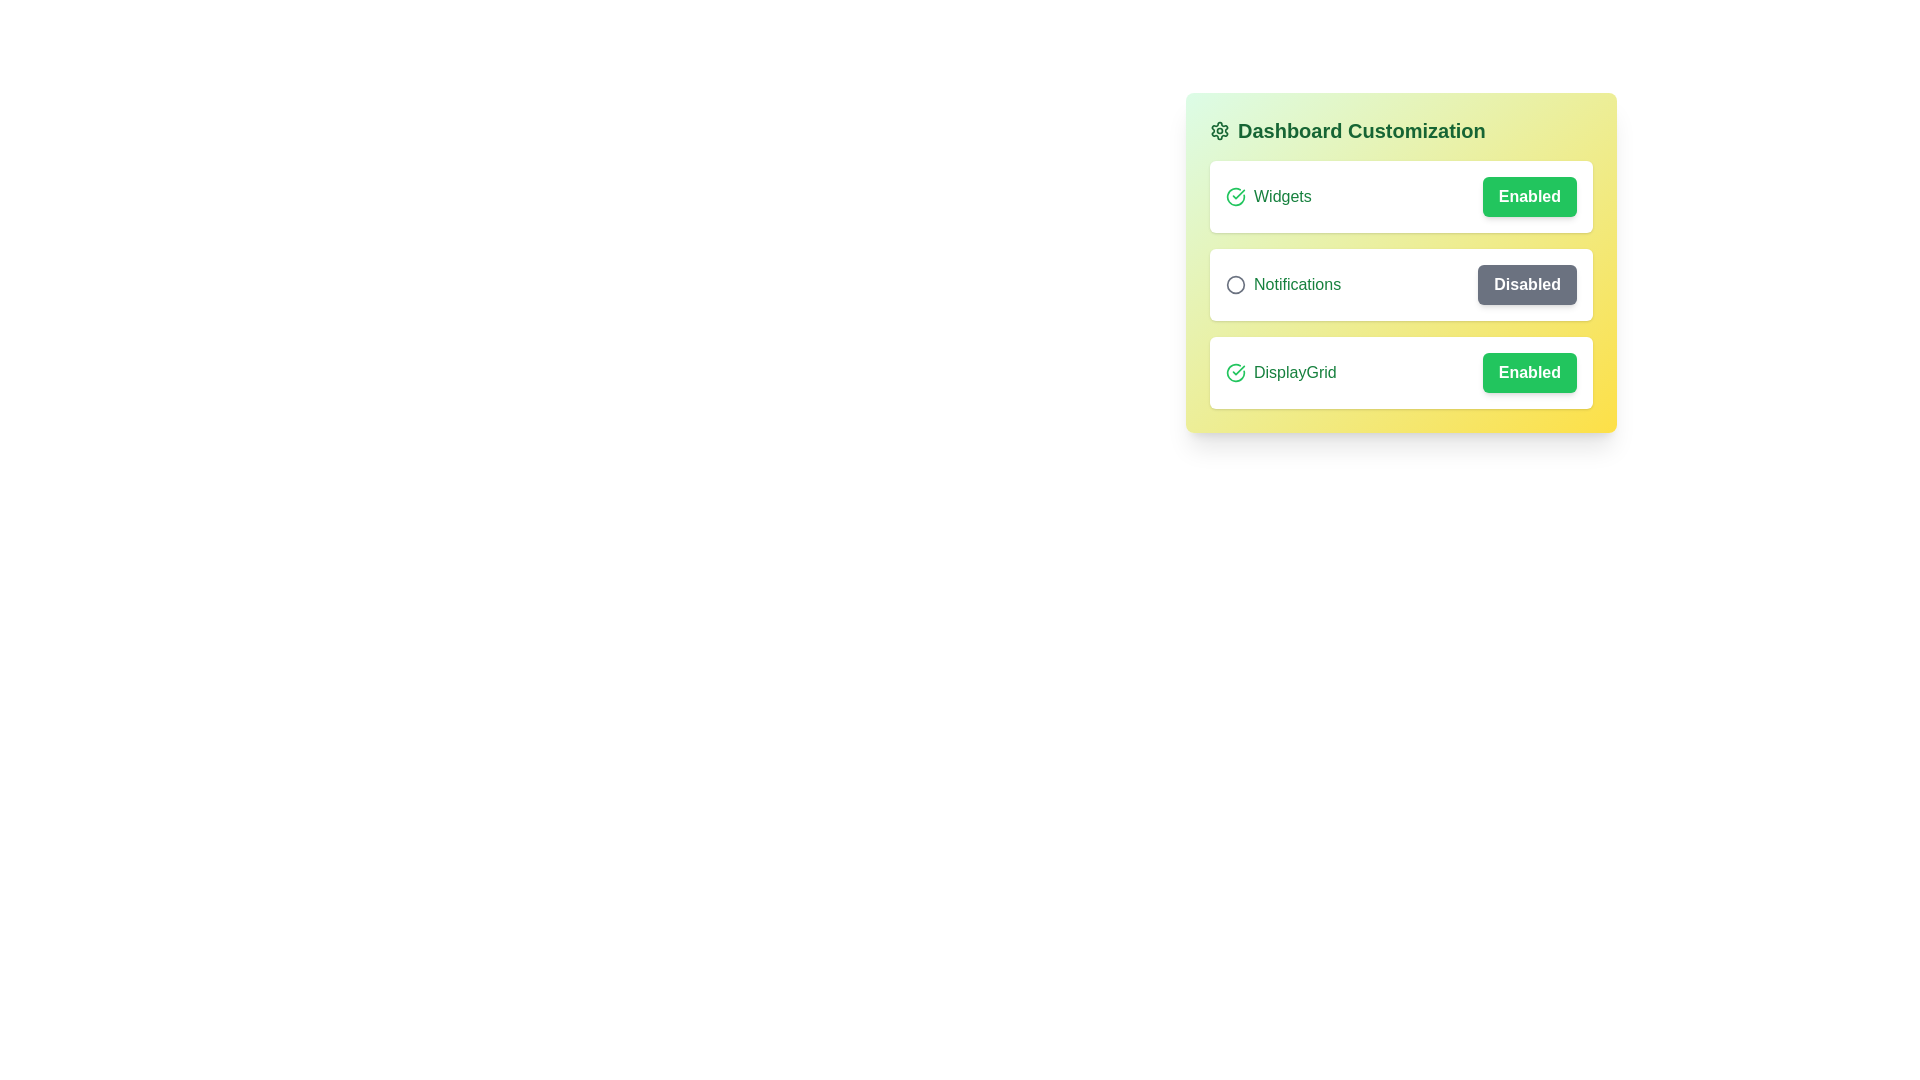 The image size is (1920, 1080). Describe the element at coordinates (1528, 196) in the screenshot. I see `the 'Enabled' or 'Disabled' button for the 'Widgets' setting to toggle its state` at that location.